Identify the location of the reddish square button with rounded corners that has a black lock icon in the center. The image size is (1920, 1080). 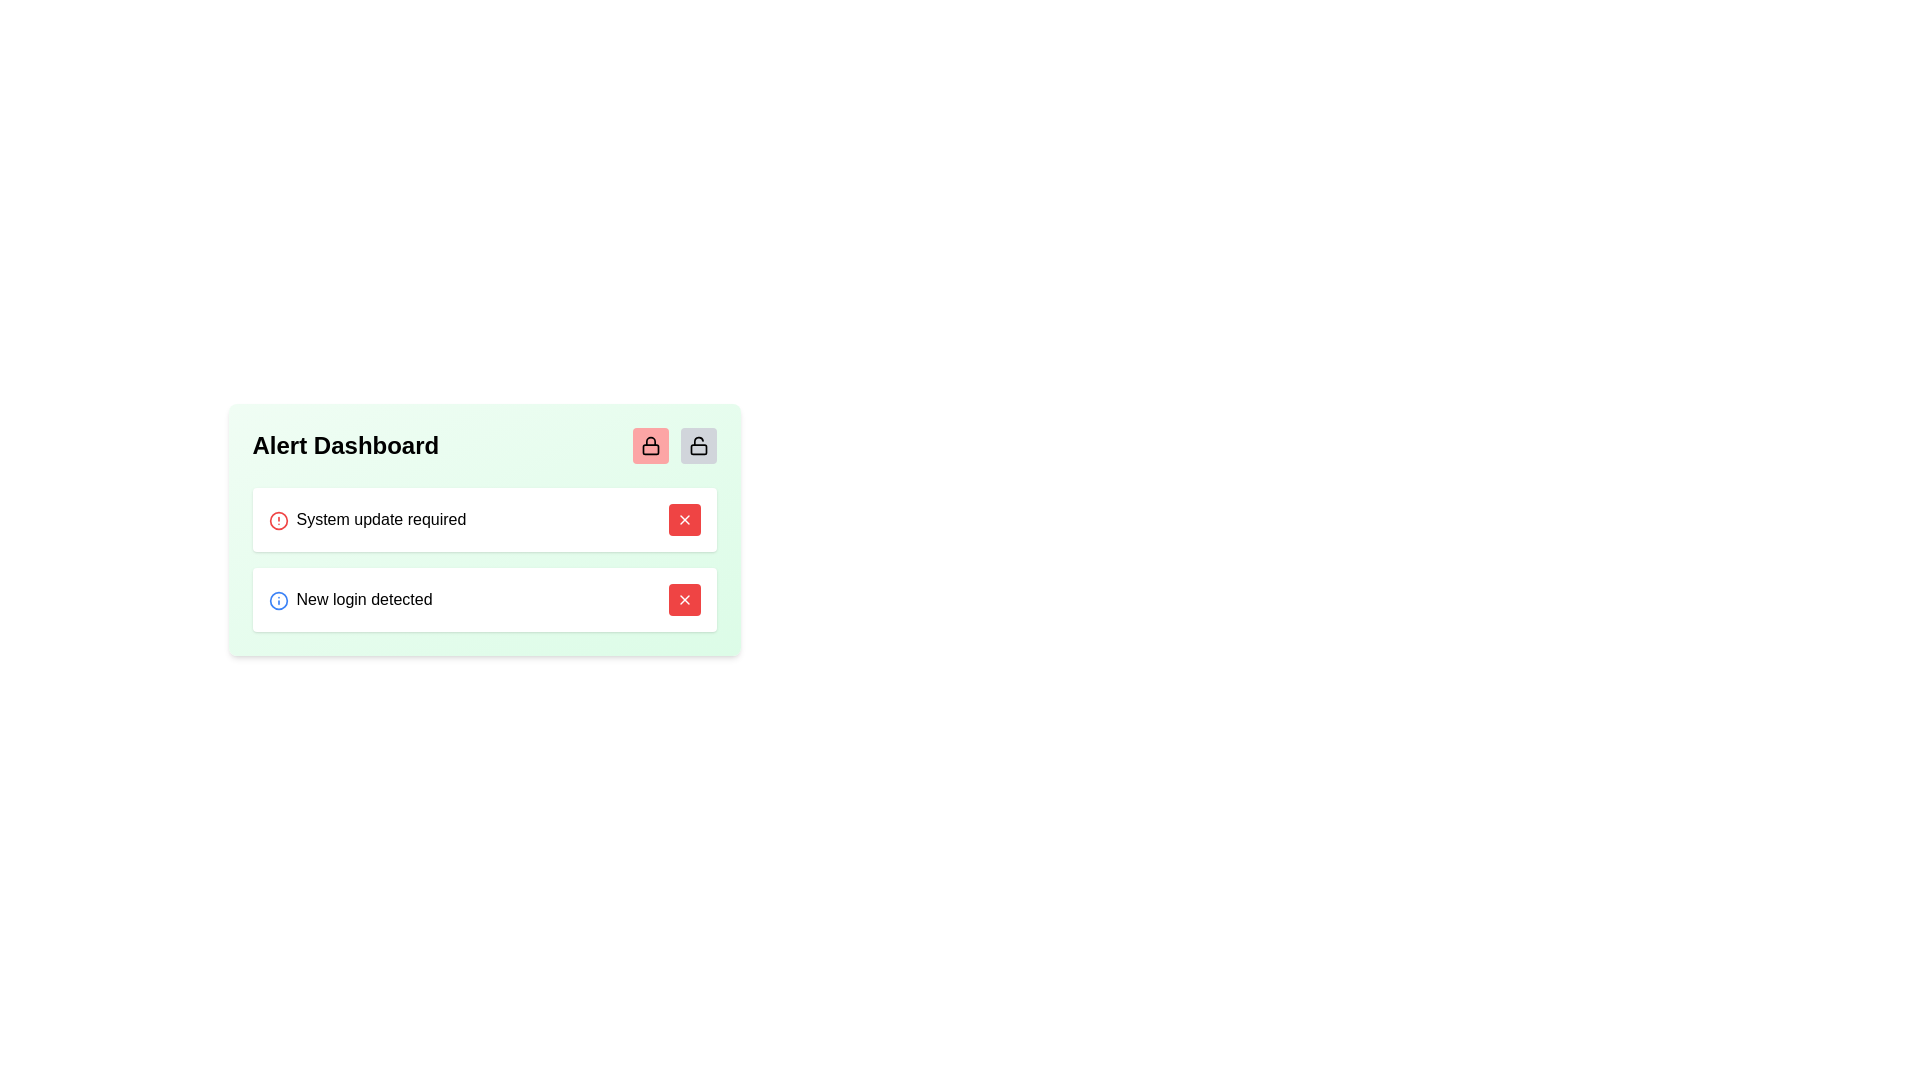
(650, 445).